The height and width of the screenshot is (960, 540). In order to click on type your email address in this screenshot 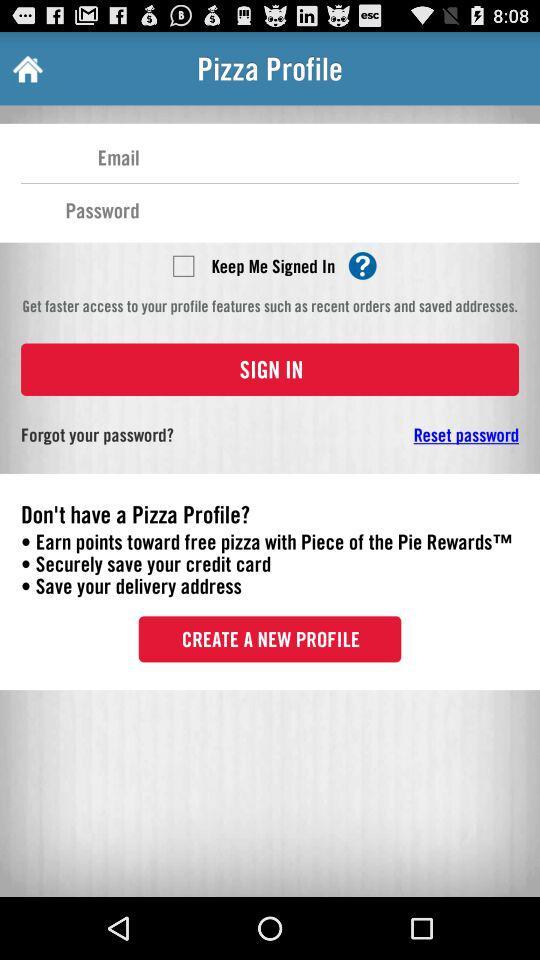, I will do `click(329, 155)`.